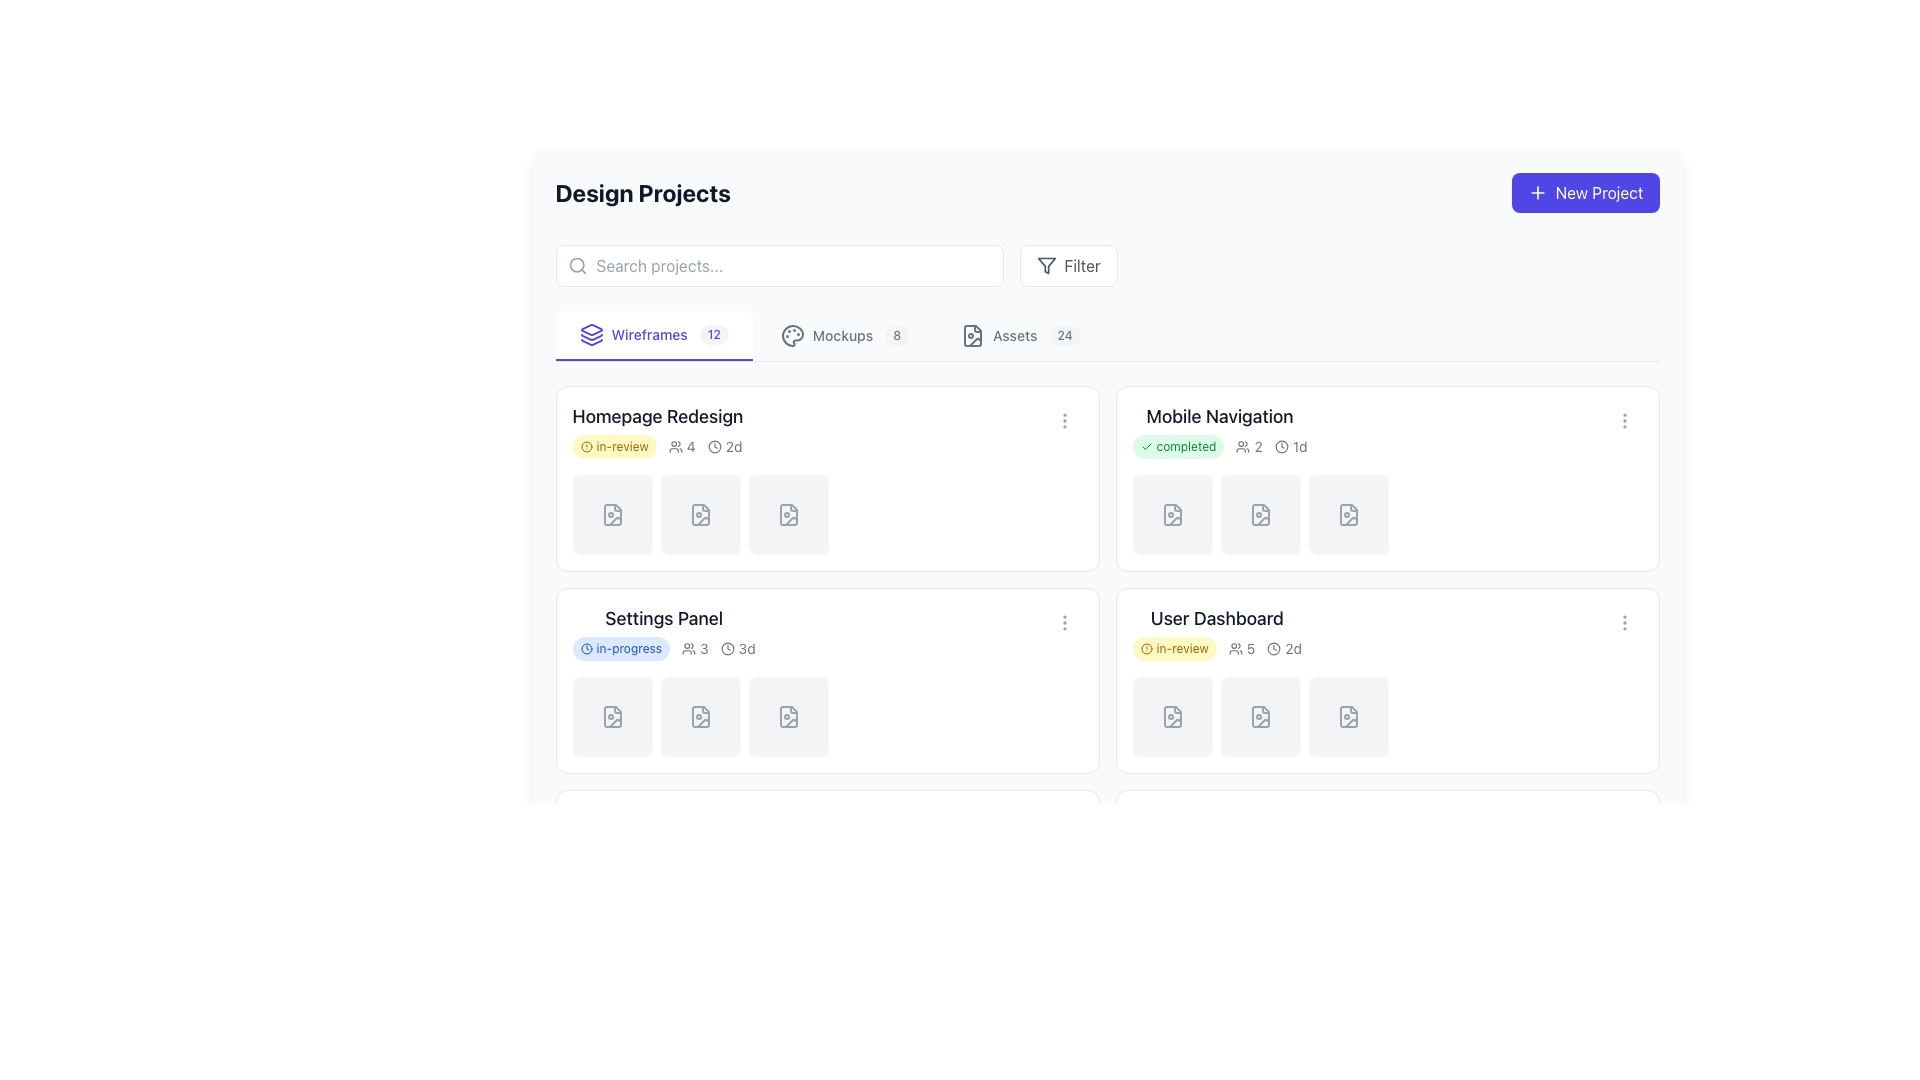 This screenshot has width=1920, height=1080. What do you see at coordinates (1242, 446) in the screenshot?
I see `the user figures icon located in the top-right corner of the 'Mobile Navigation' project card, which symbolizes multiple users` at bounding box center [1242, 446].